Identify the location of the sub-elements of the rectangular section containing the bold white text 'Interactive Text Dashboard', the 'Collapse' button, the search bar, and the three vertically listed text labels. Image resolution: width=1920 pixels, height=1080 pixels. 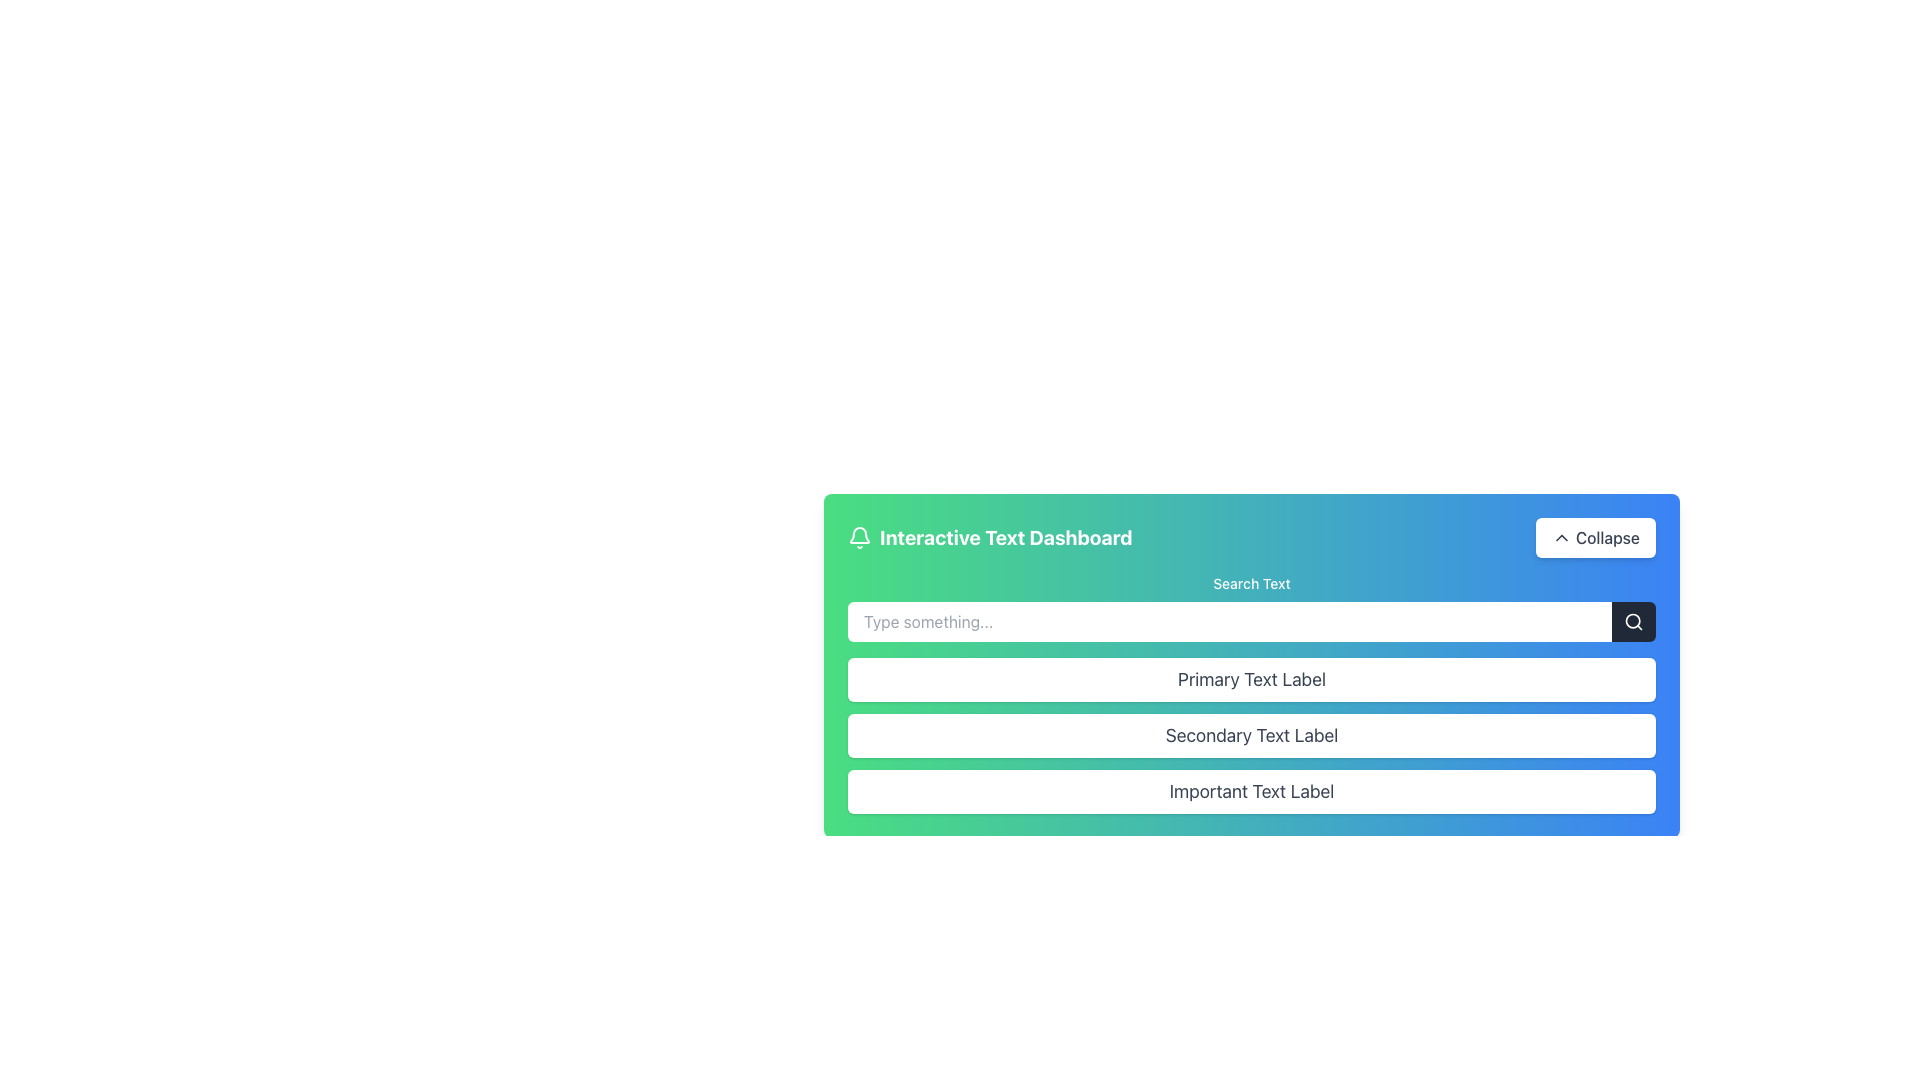
(1251, 666).